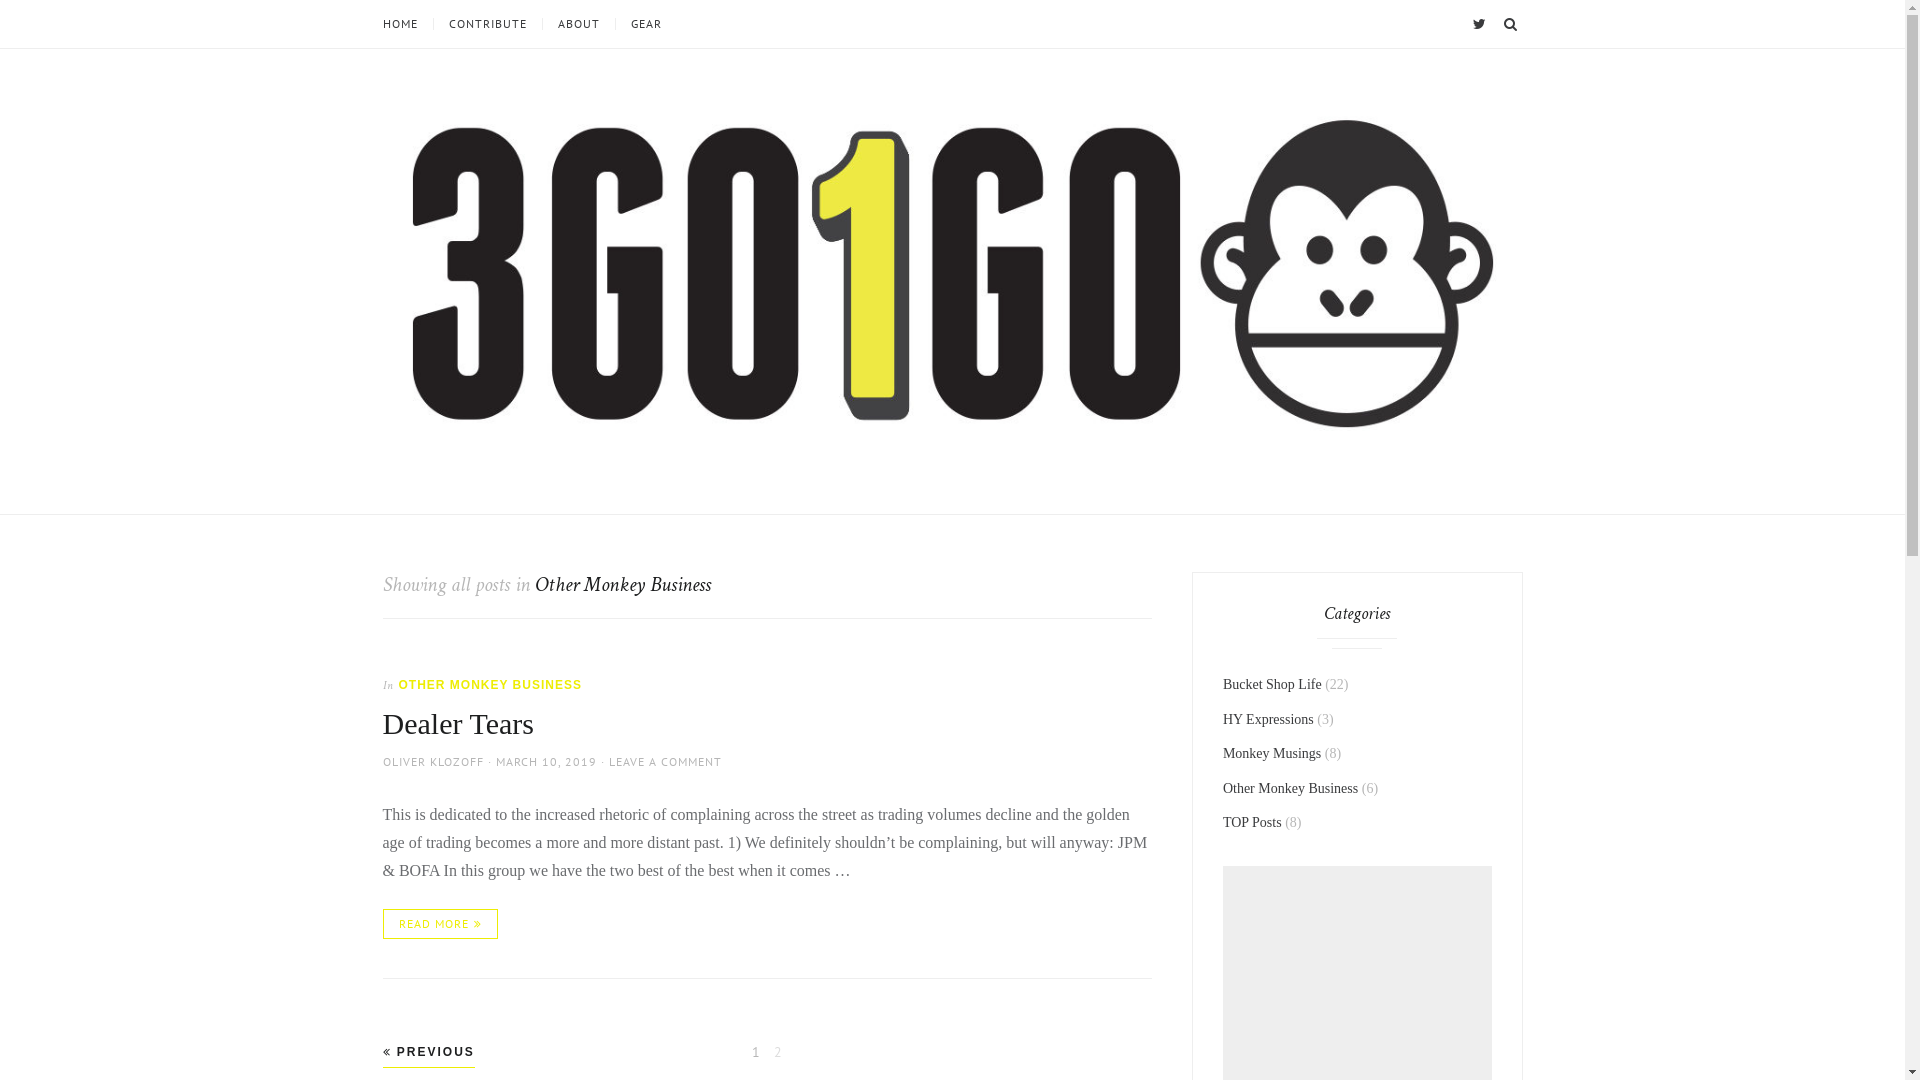  Describe the element at coordinates (382, 761) in the screenshot. I see `'OLIVER KLOZOFF'` at that location.